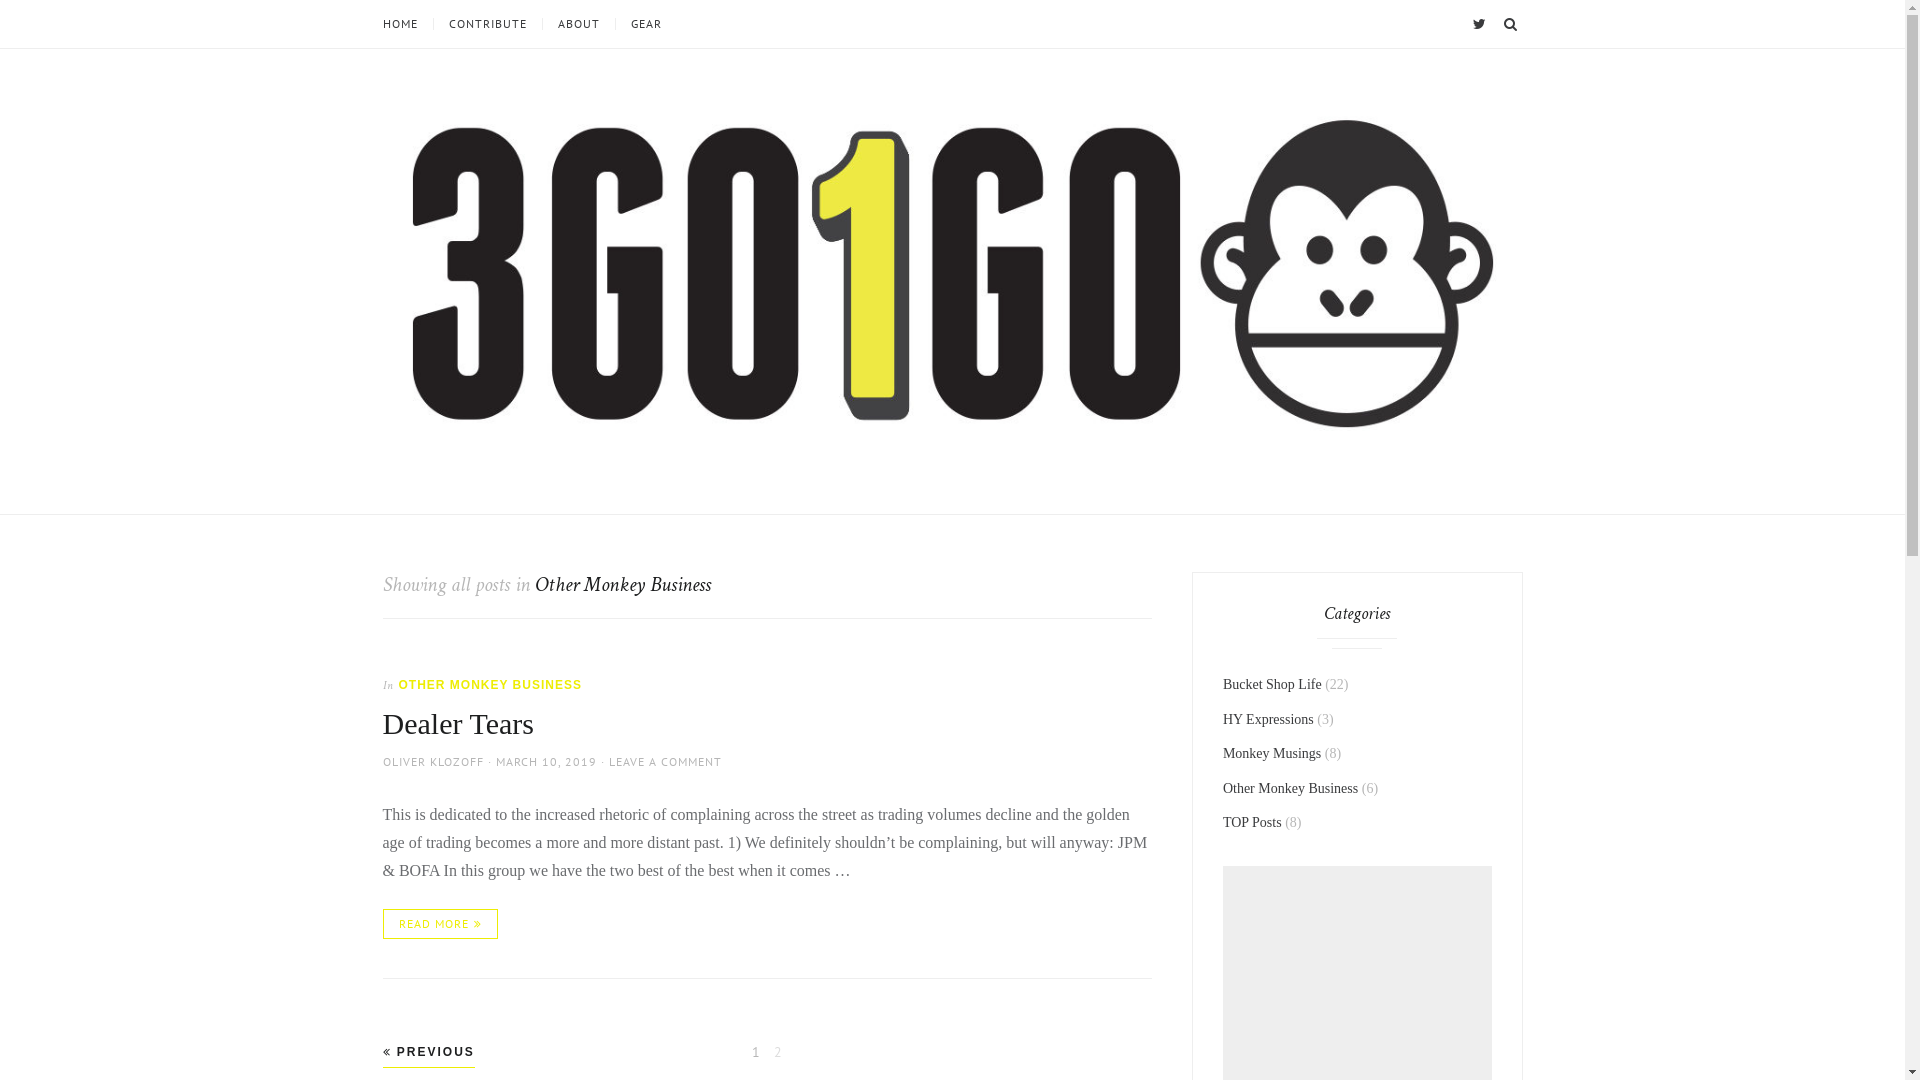  Describe the element at coordinates (382, 761) in the screenshot. I see `'OLIVER KLOZOFF'` at that location.